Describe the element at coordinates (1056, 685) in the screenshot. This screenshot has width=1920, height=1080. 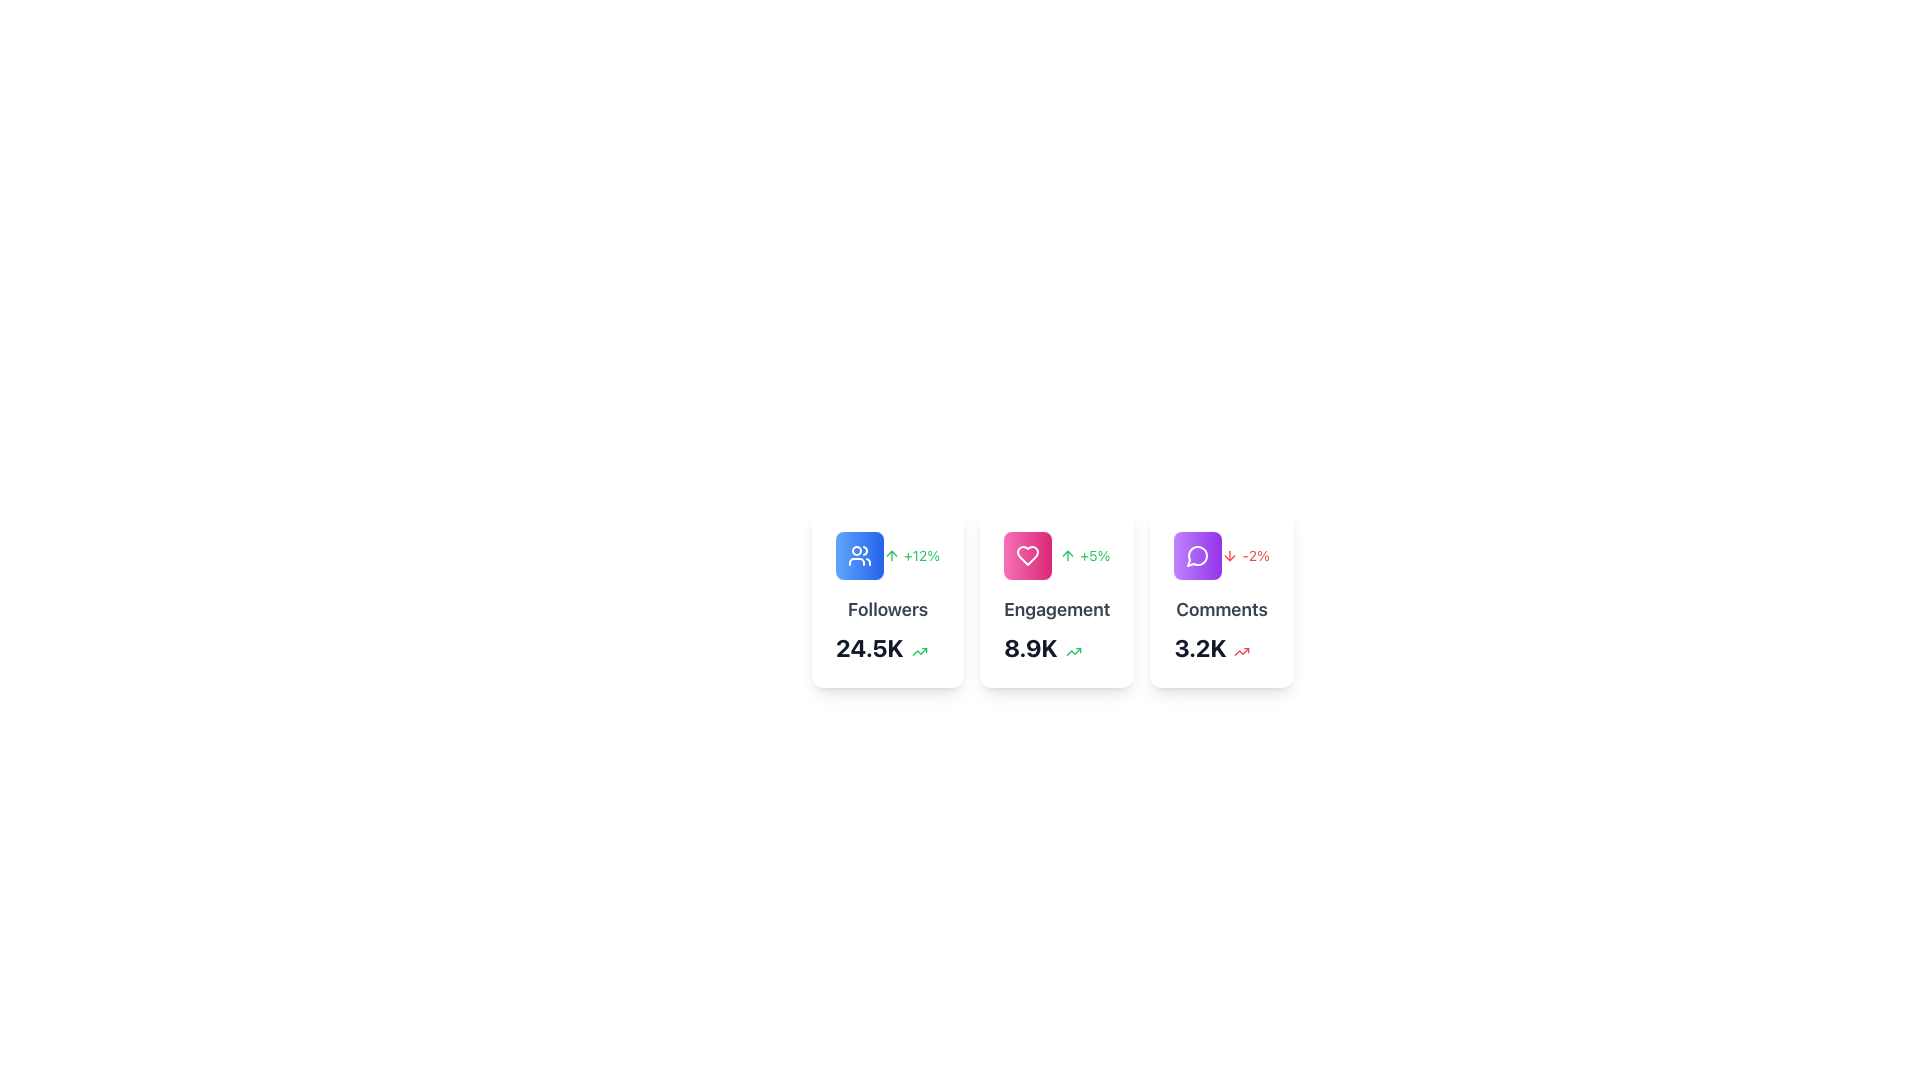
I see `the Decorative bar located at the bottom edge of the card displaying 'Engagement' data, which serves as a footer-like horizontal bar` at that location.